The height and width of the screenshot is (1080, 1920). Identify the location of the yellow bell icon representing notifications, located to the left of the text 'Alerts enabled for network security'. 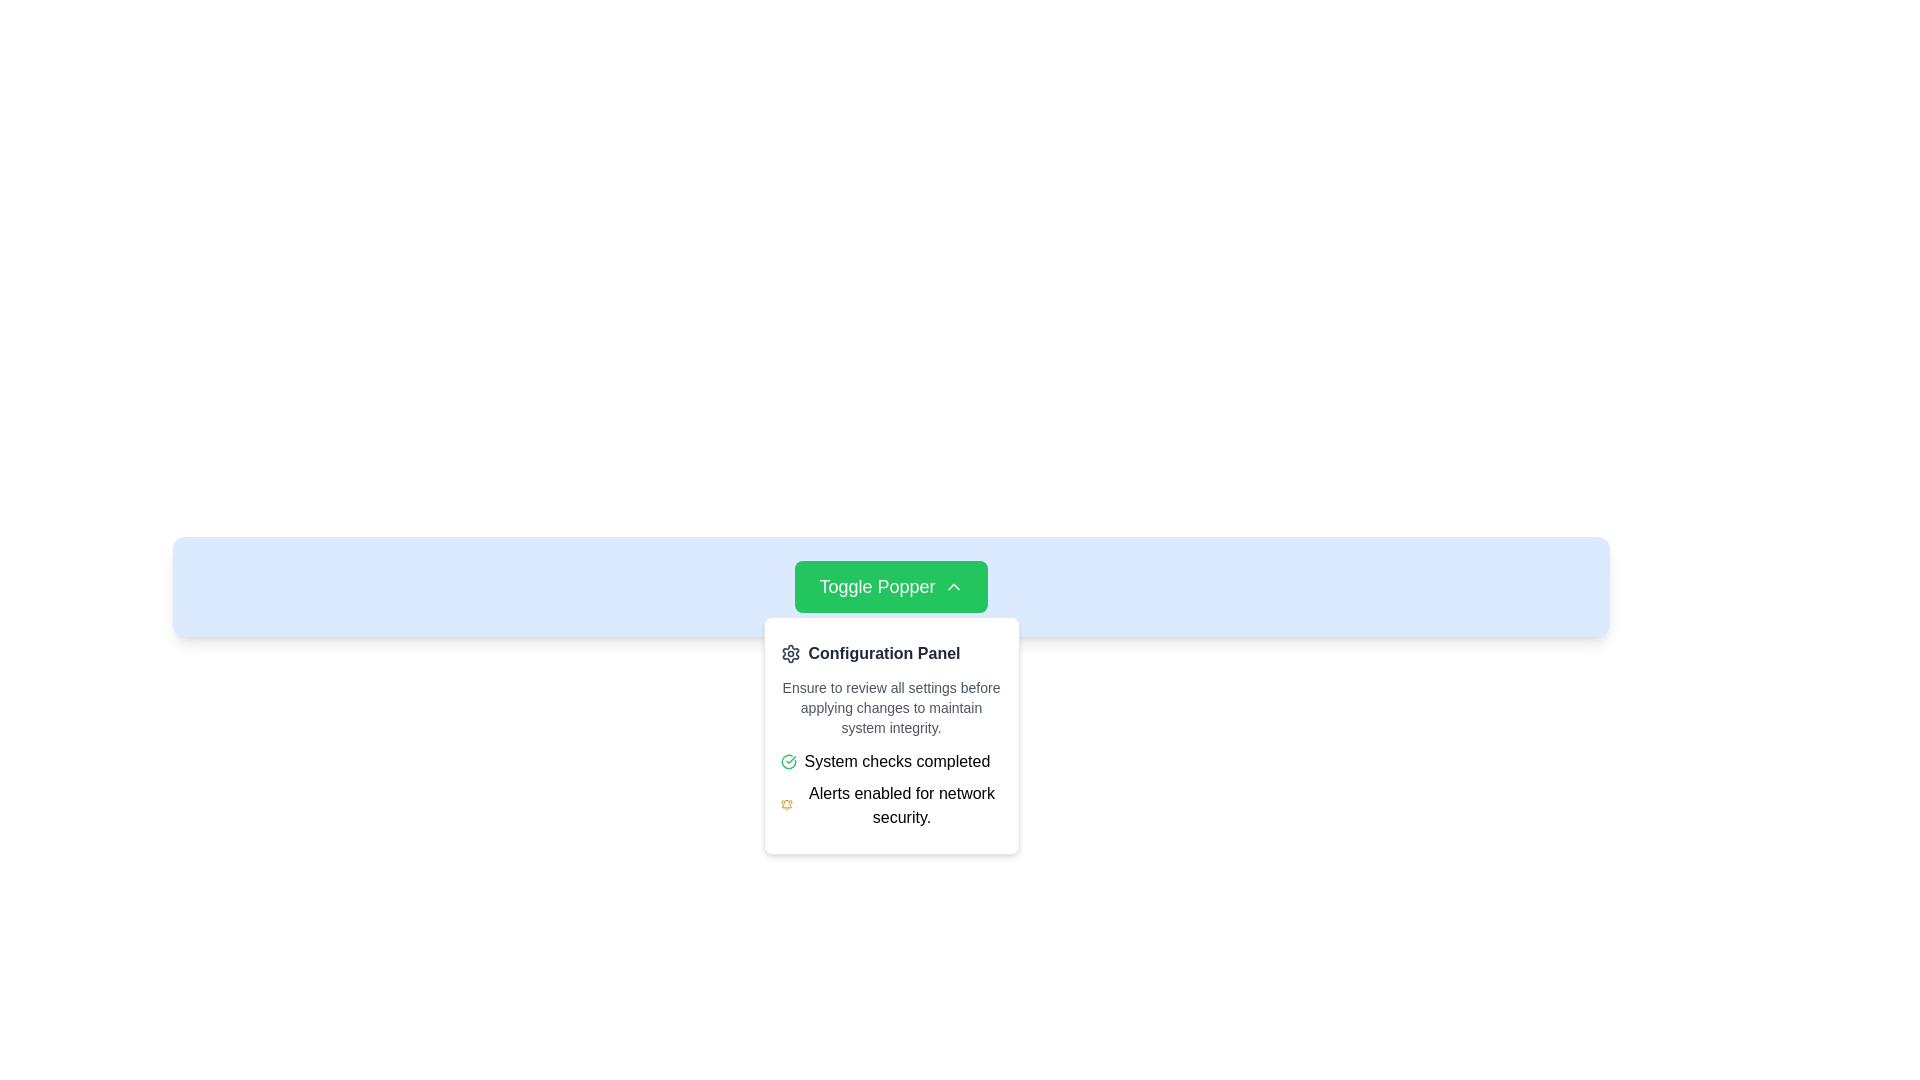
(786, 805).